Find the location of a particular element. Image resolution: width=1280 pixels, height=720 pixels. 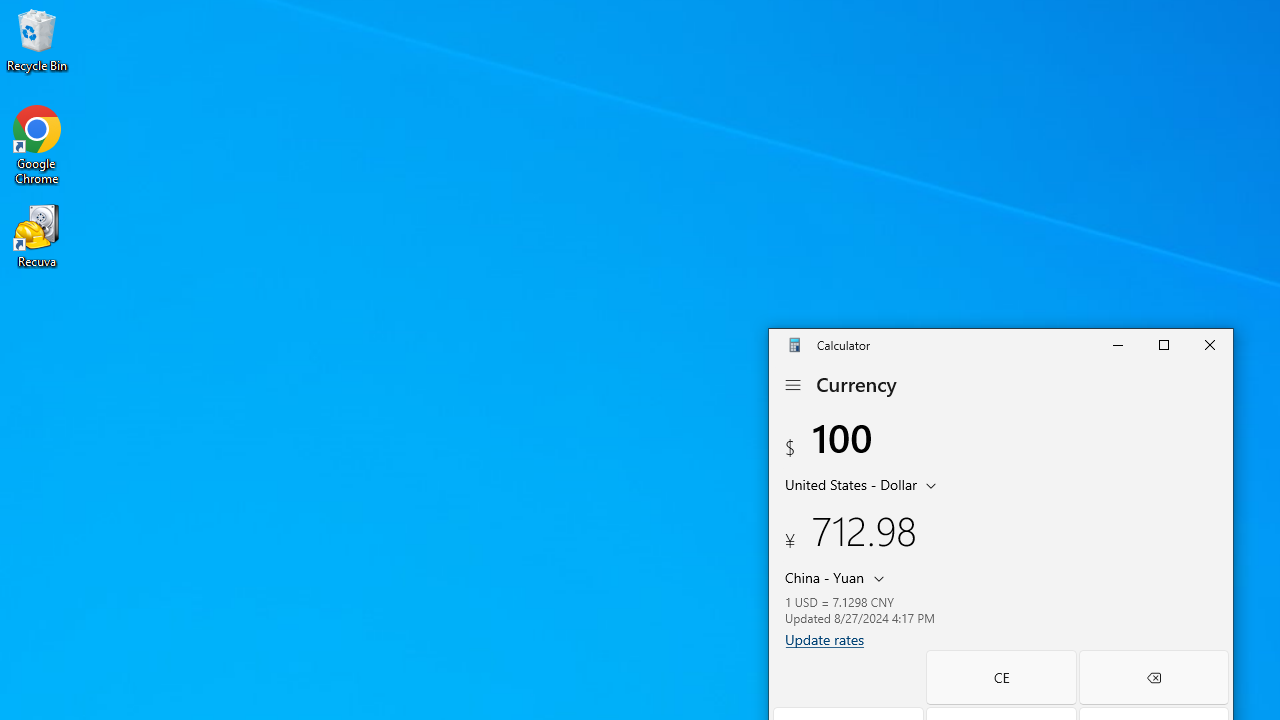

'United States Dollar' is located at coordinates (848, 483).